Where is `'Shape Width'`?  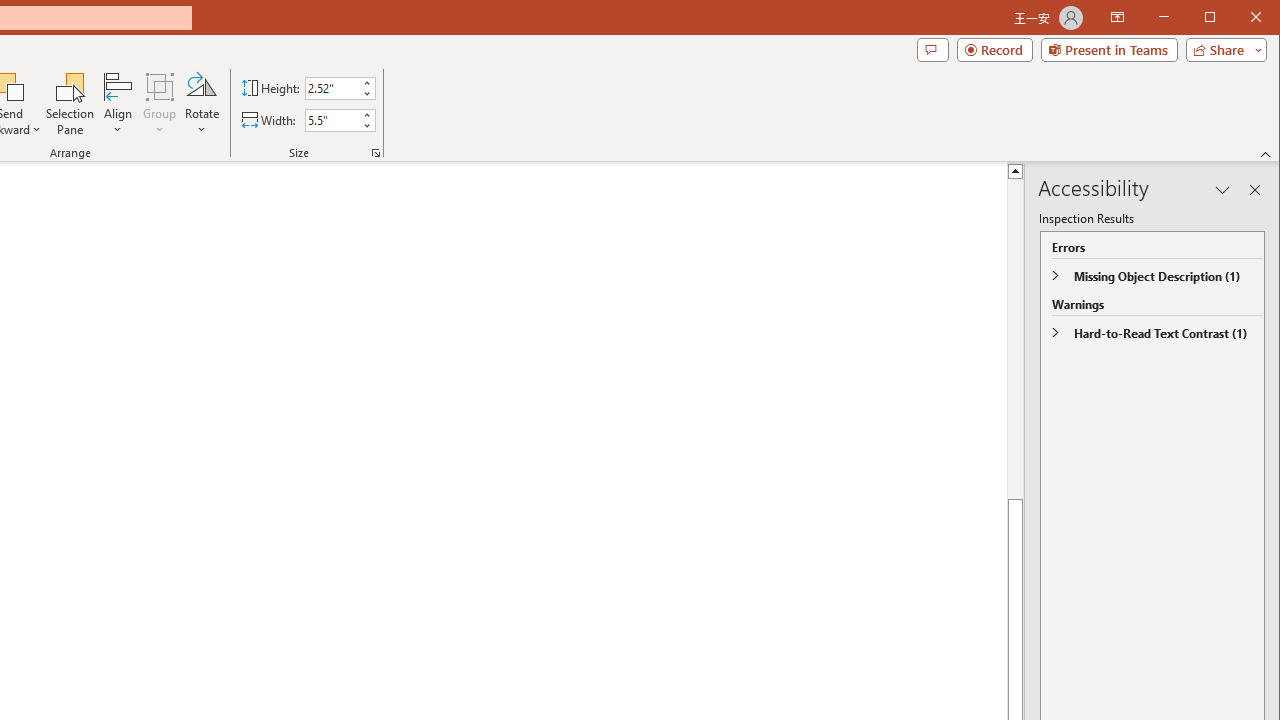 'Shape Width' is located at coordinates (332, 120).